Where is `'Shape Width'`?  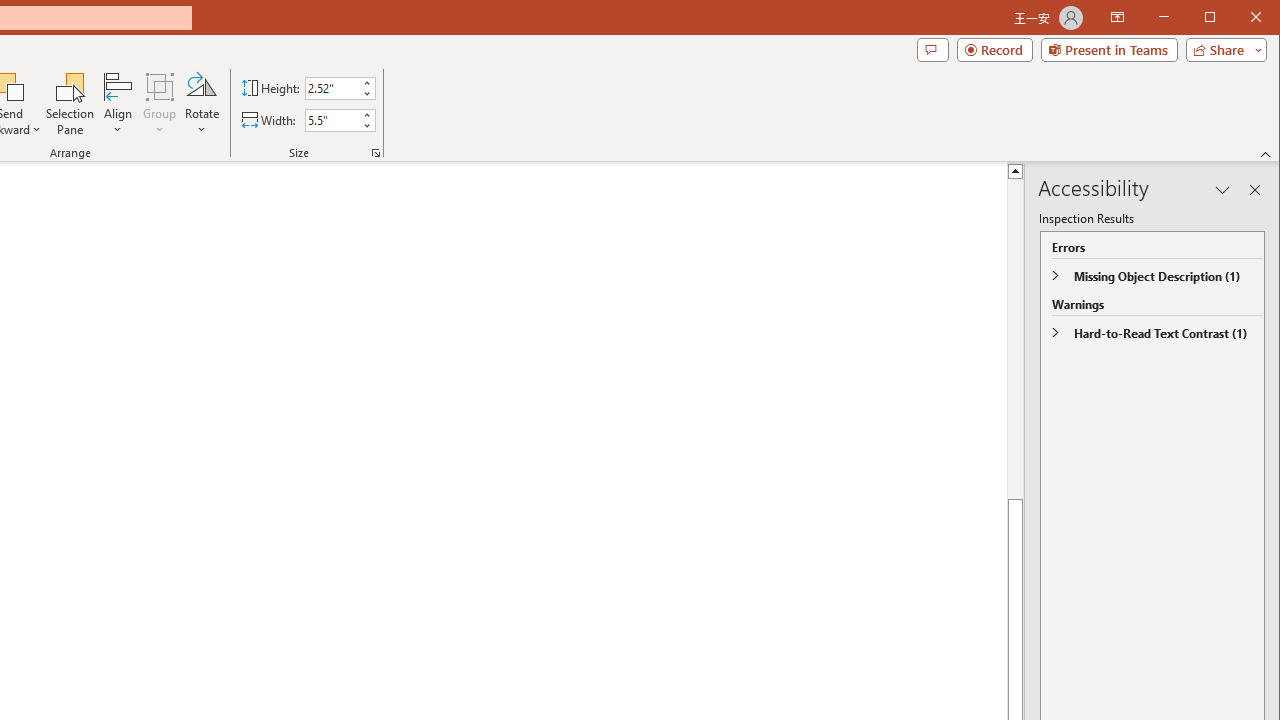 'Shape Width' is located at coordinates (332, 120).